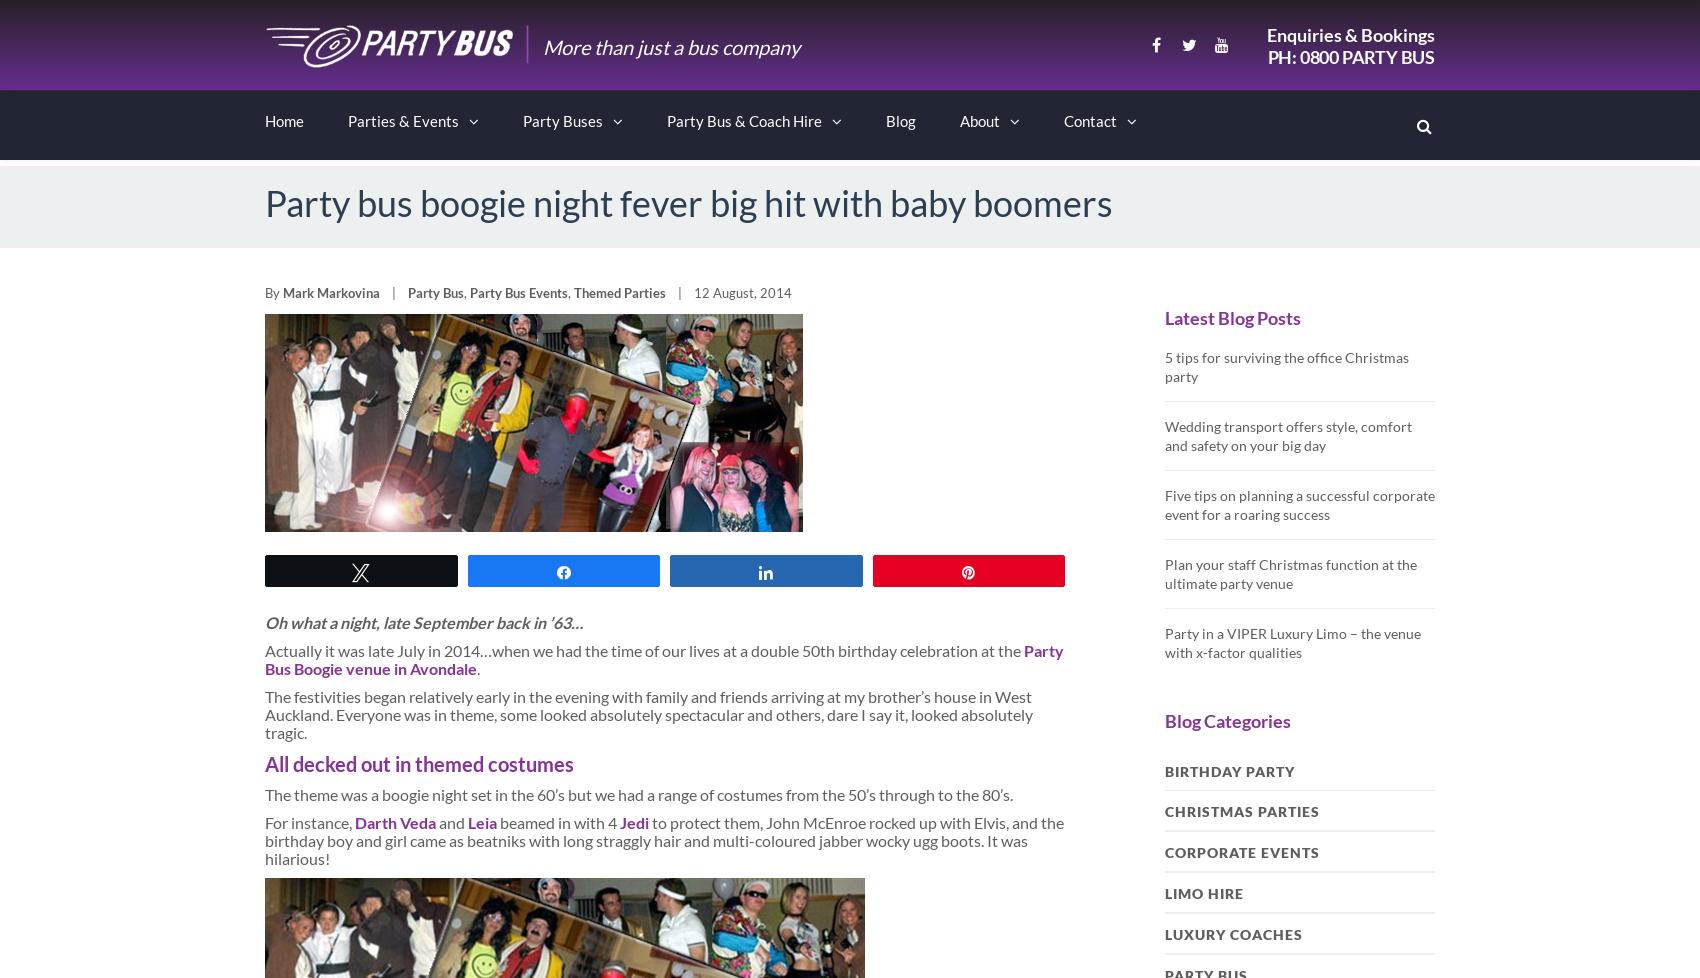  I want to click on 'By', so click(274, 292).